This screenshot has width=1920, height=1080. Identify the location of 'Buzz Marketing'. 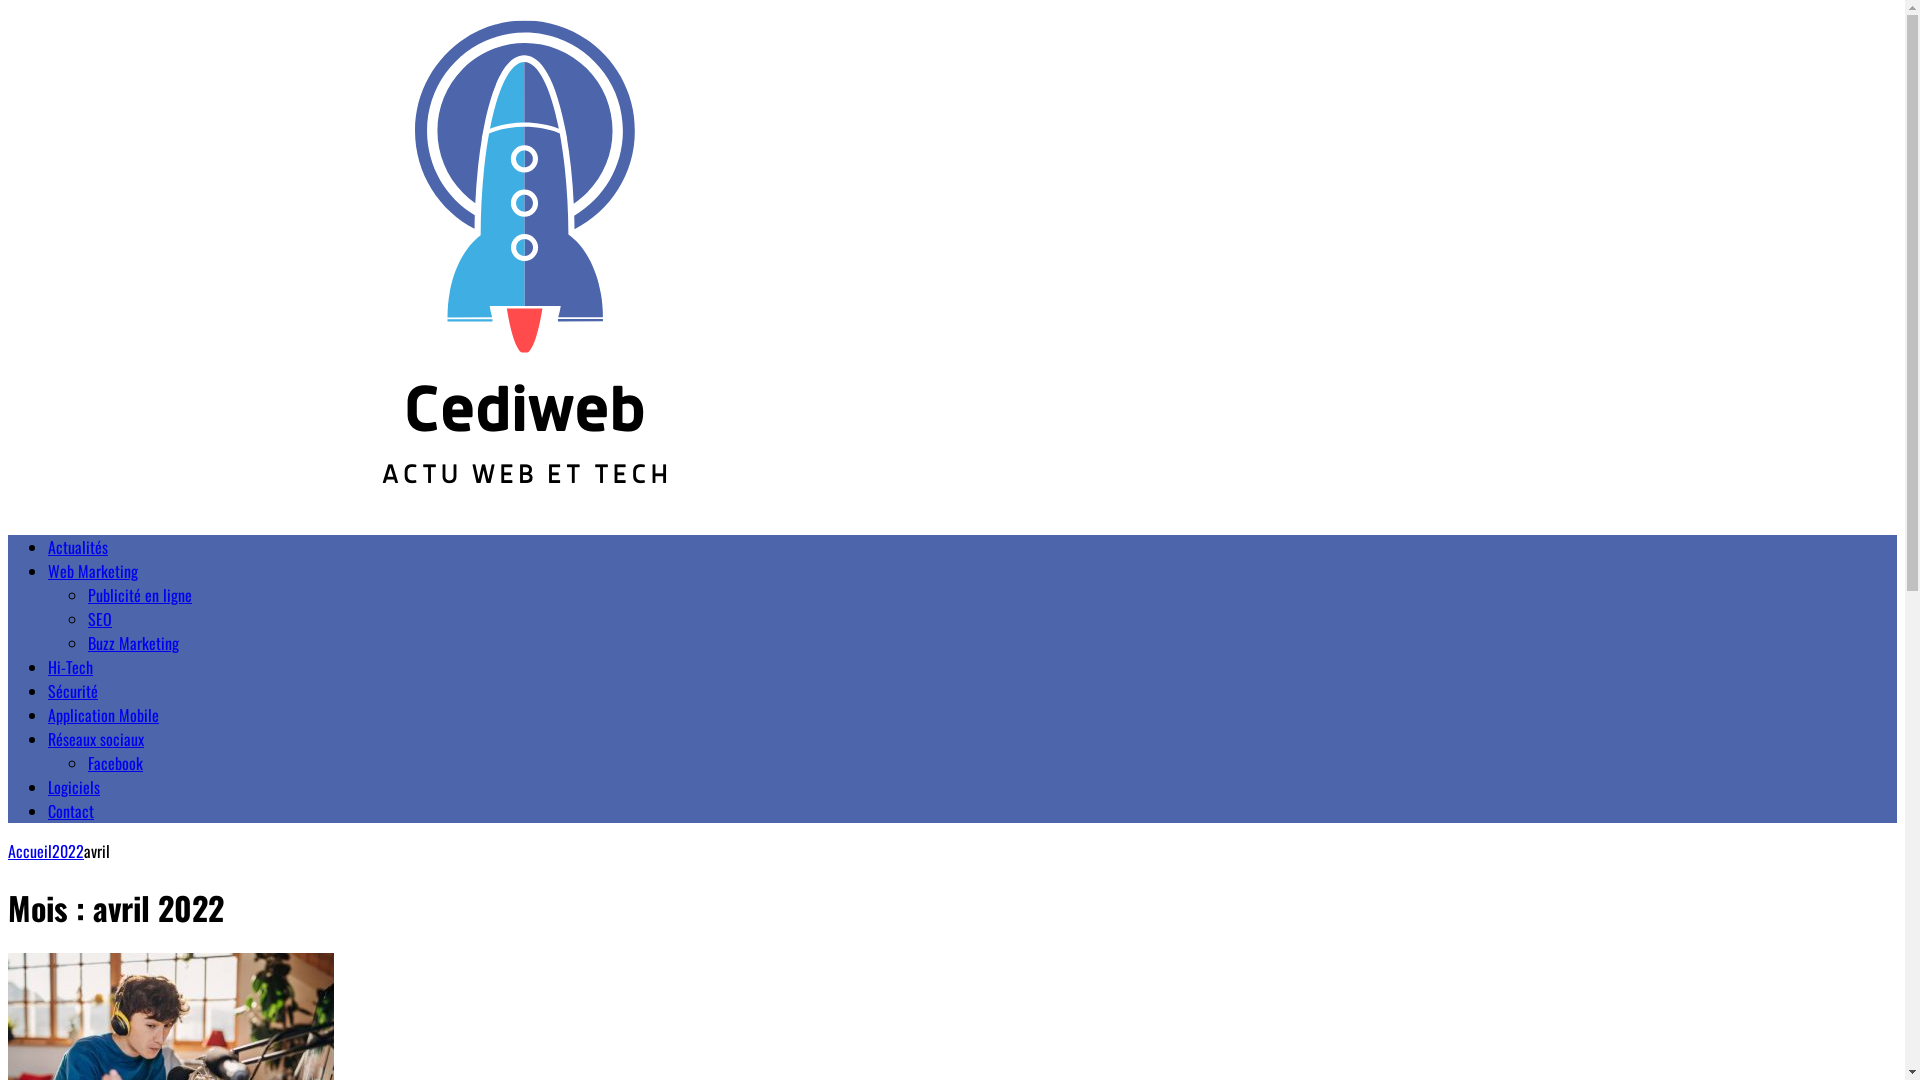
(132, 643).